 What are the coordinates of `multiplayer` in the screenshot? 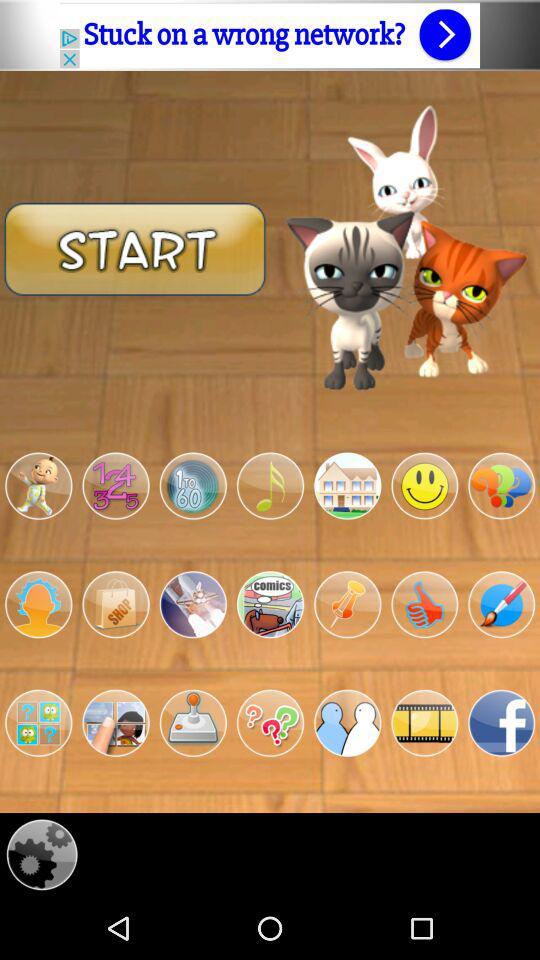 It's located at (346, 722).